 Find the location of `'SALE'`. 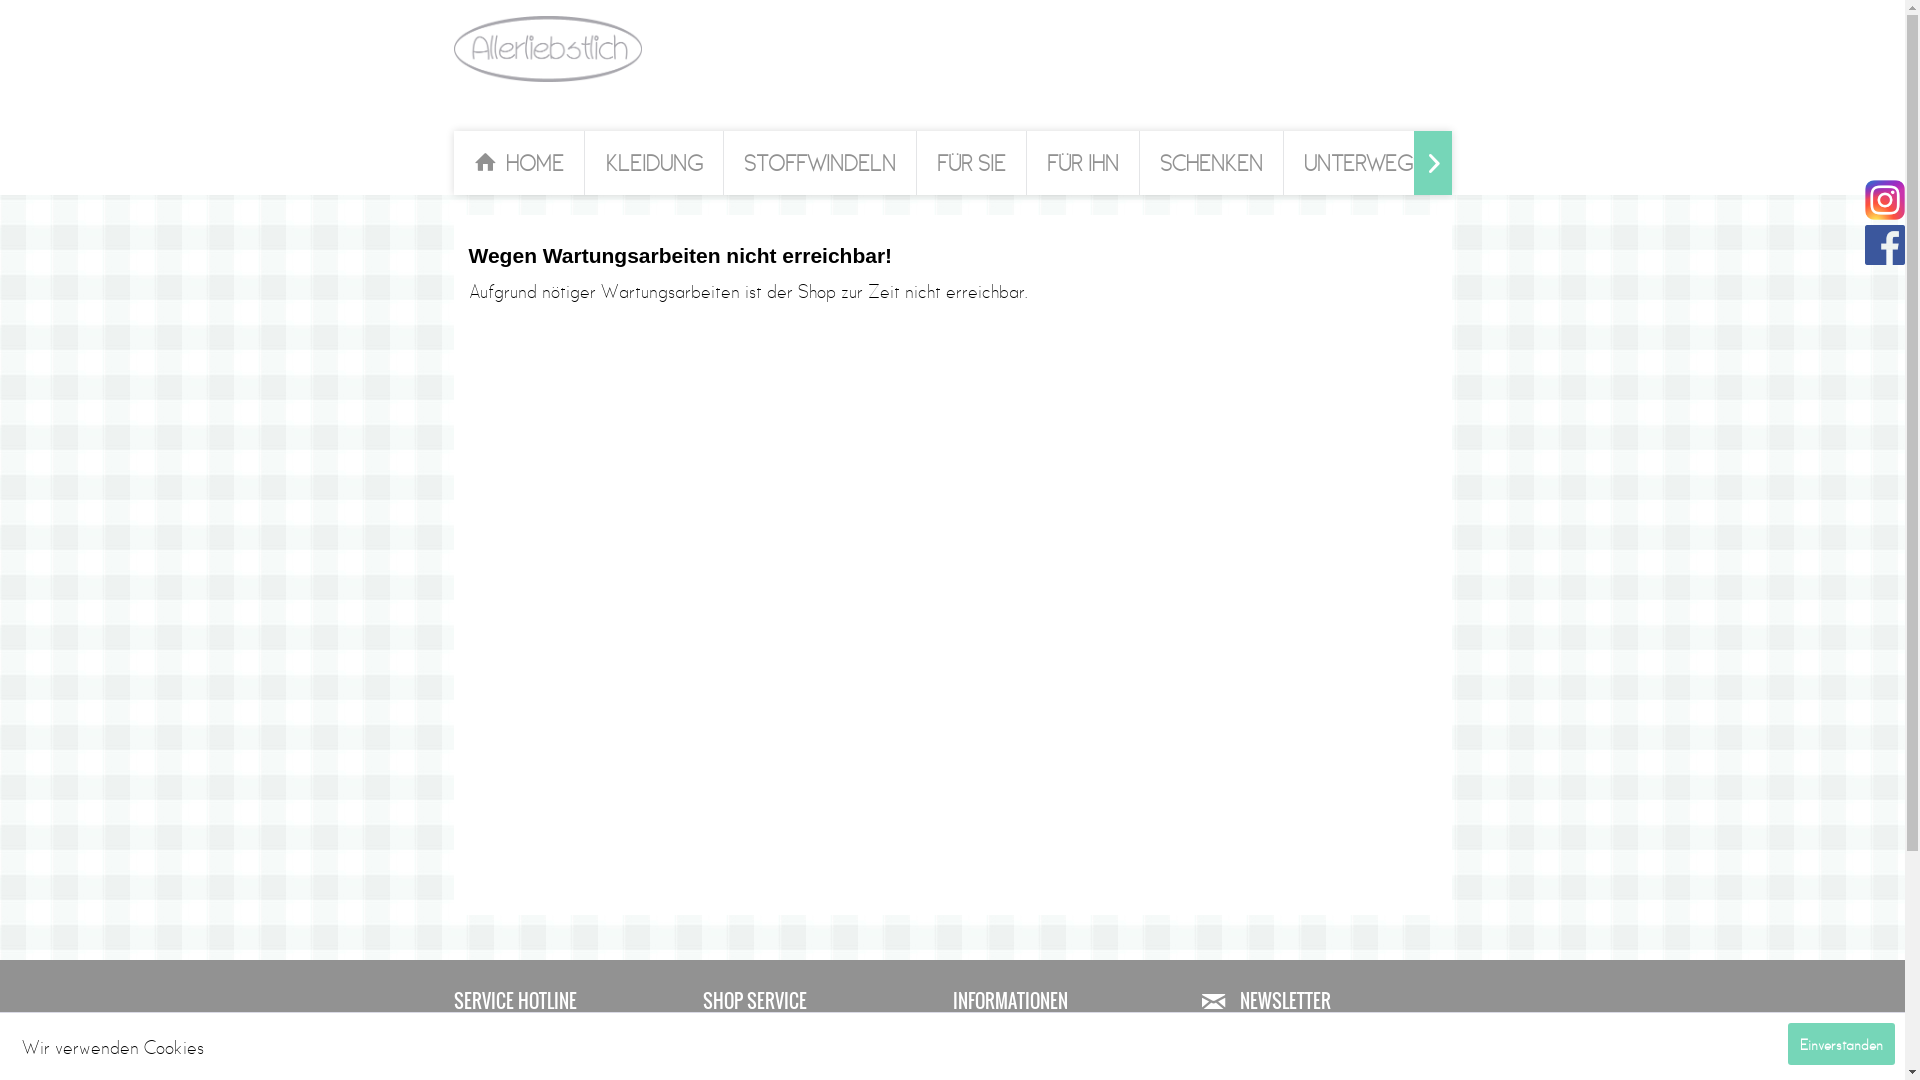

'SALE' is located at coordinates (1490, 161).